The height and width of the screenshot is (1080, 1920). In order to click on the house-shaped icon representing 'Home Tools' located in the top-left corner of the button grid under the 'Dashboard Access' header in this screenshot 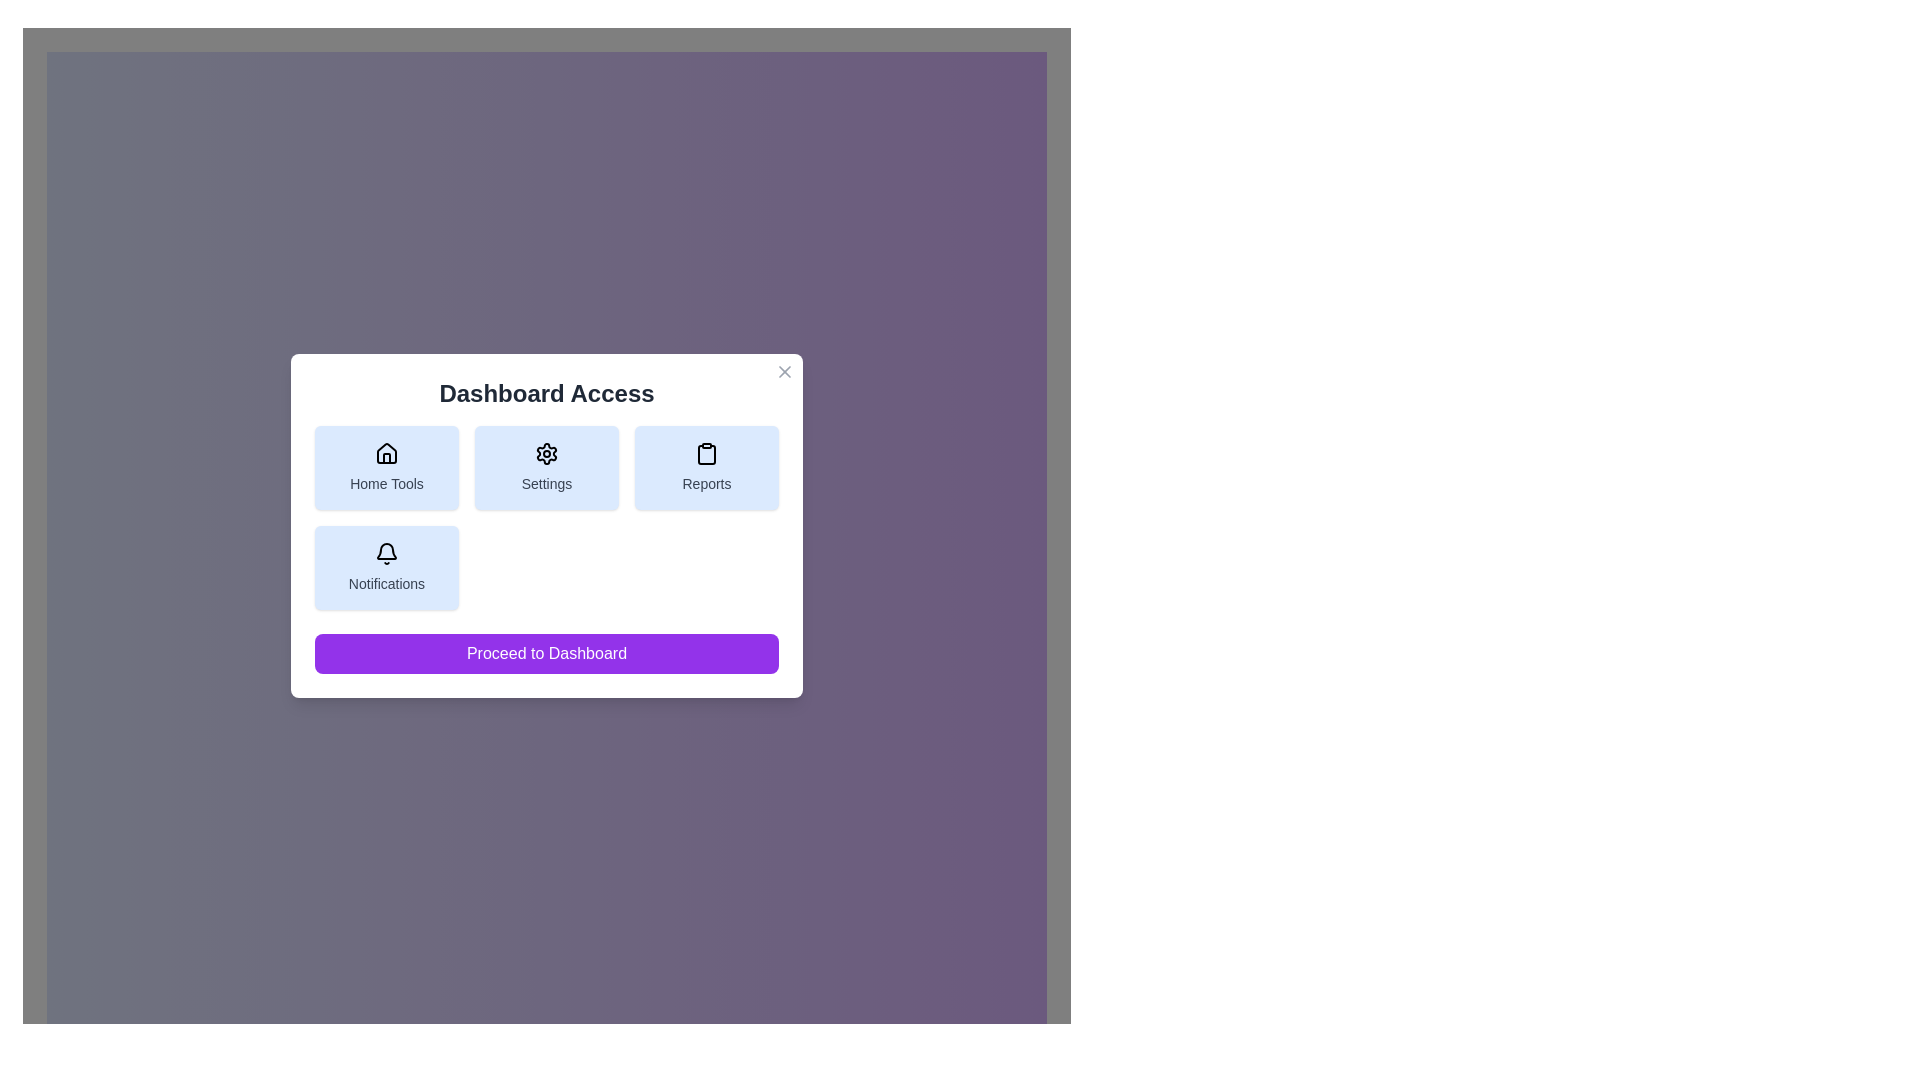, I will do `click(387, 452)`.